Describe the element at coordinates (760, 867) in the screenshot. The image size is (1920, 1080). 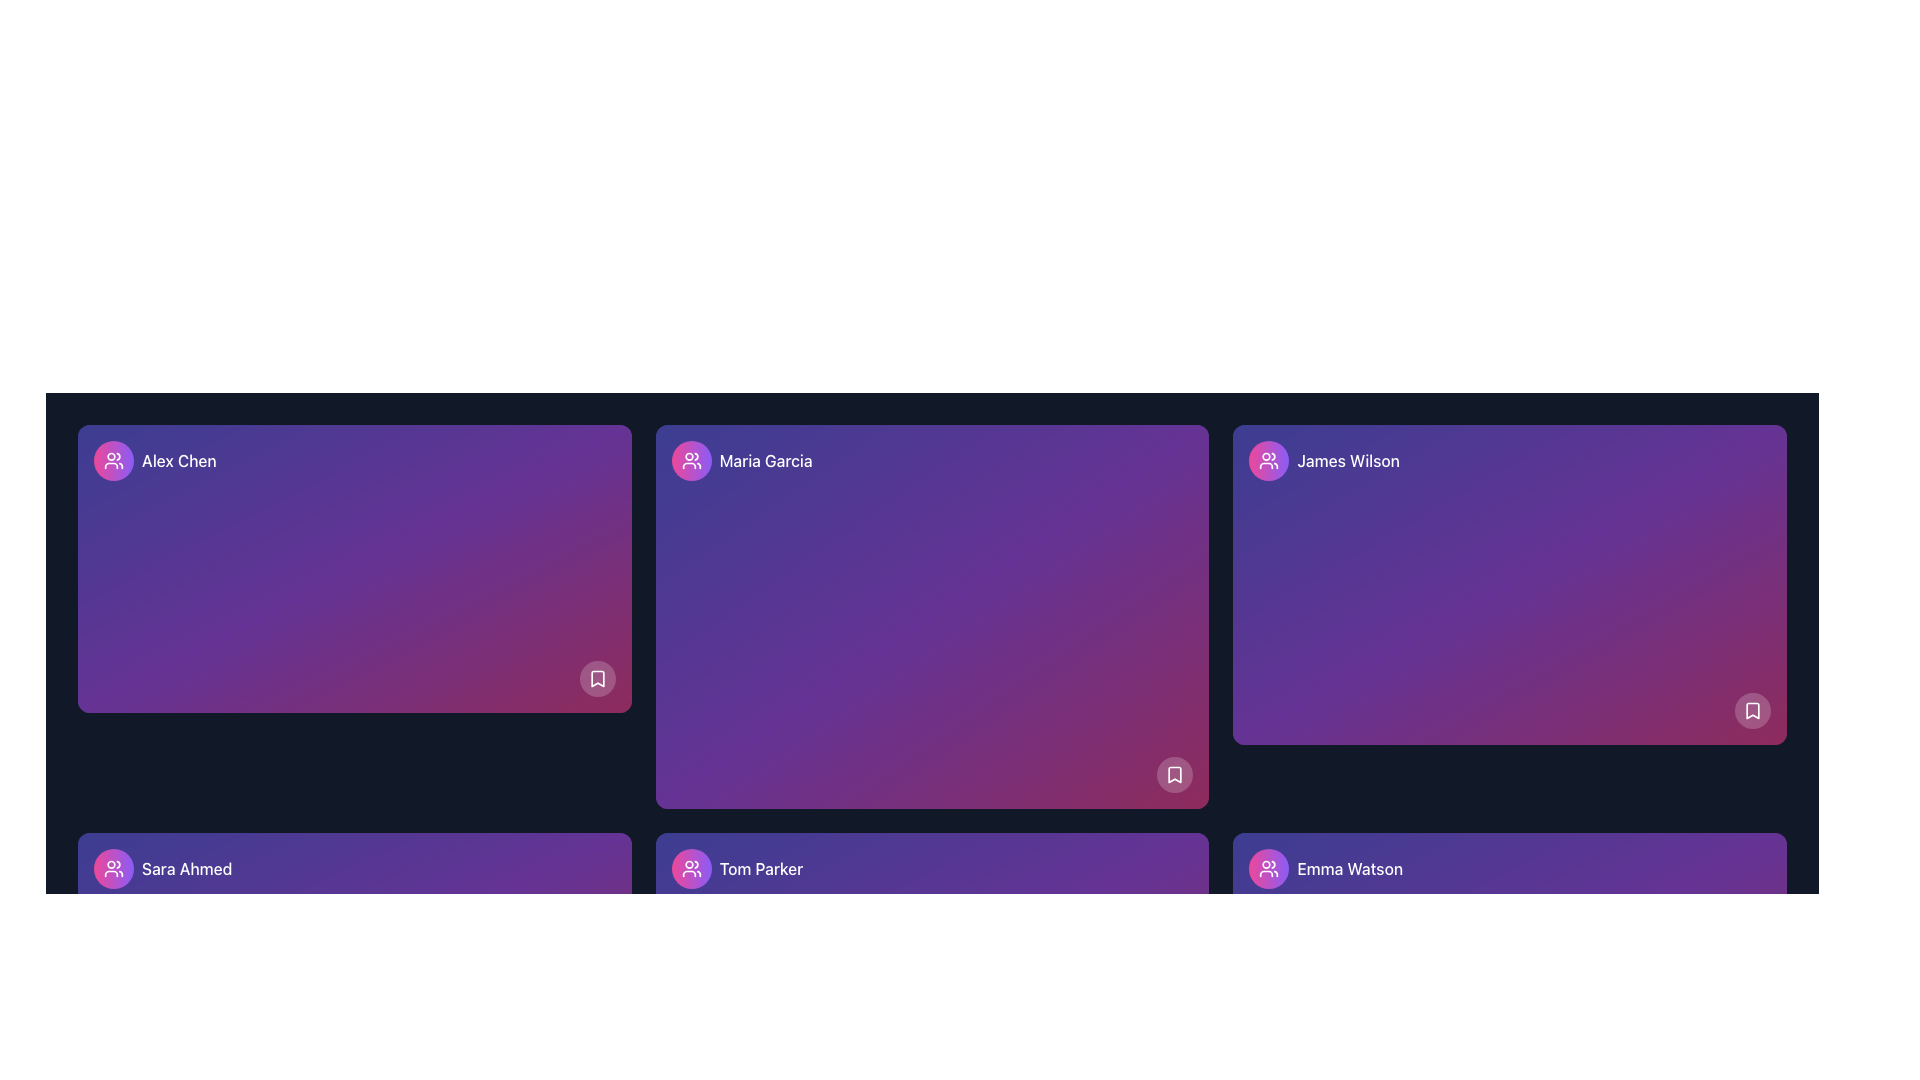
I see `the text label displaying 'Tom Parker' in white, bold styling against a violet background, located at the bottom left corner of a card` at that location.